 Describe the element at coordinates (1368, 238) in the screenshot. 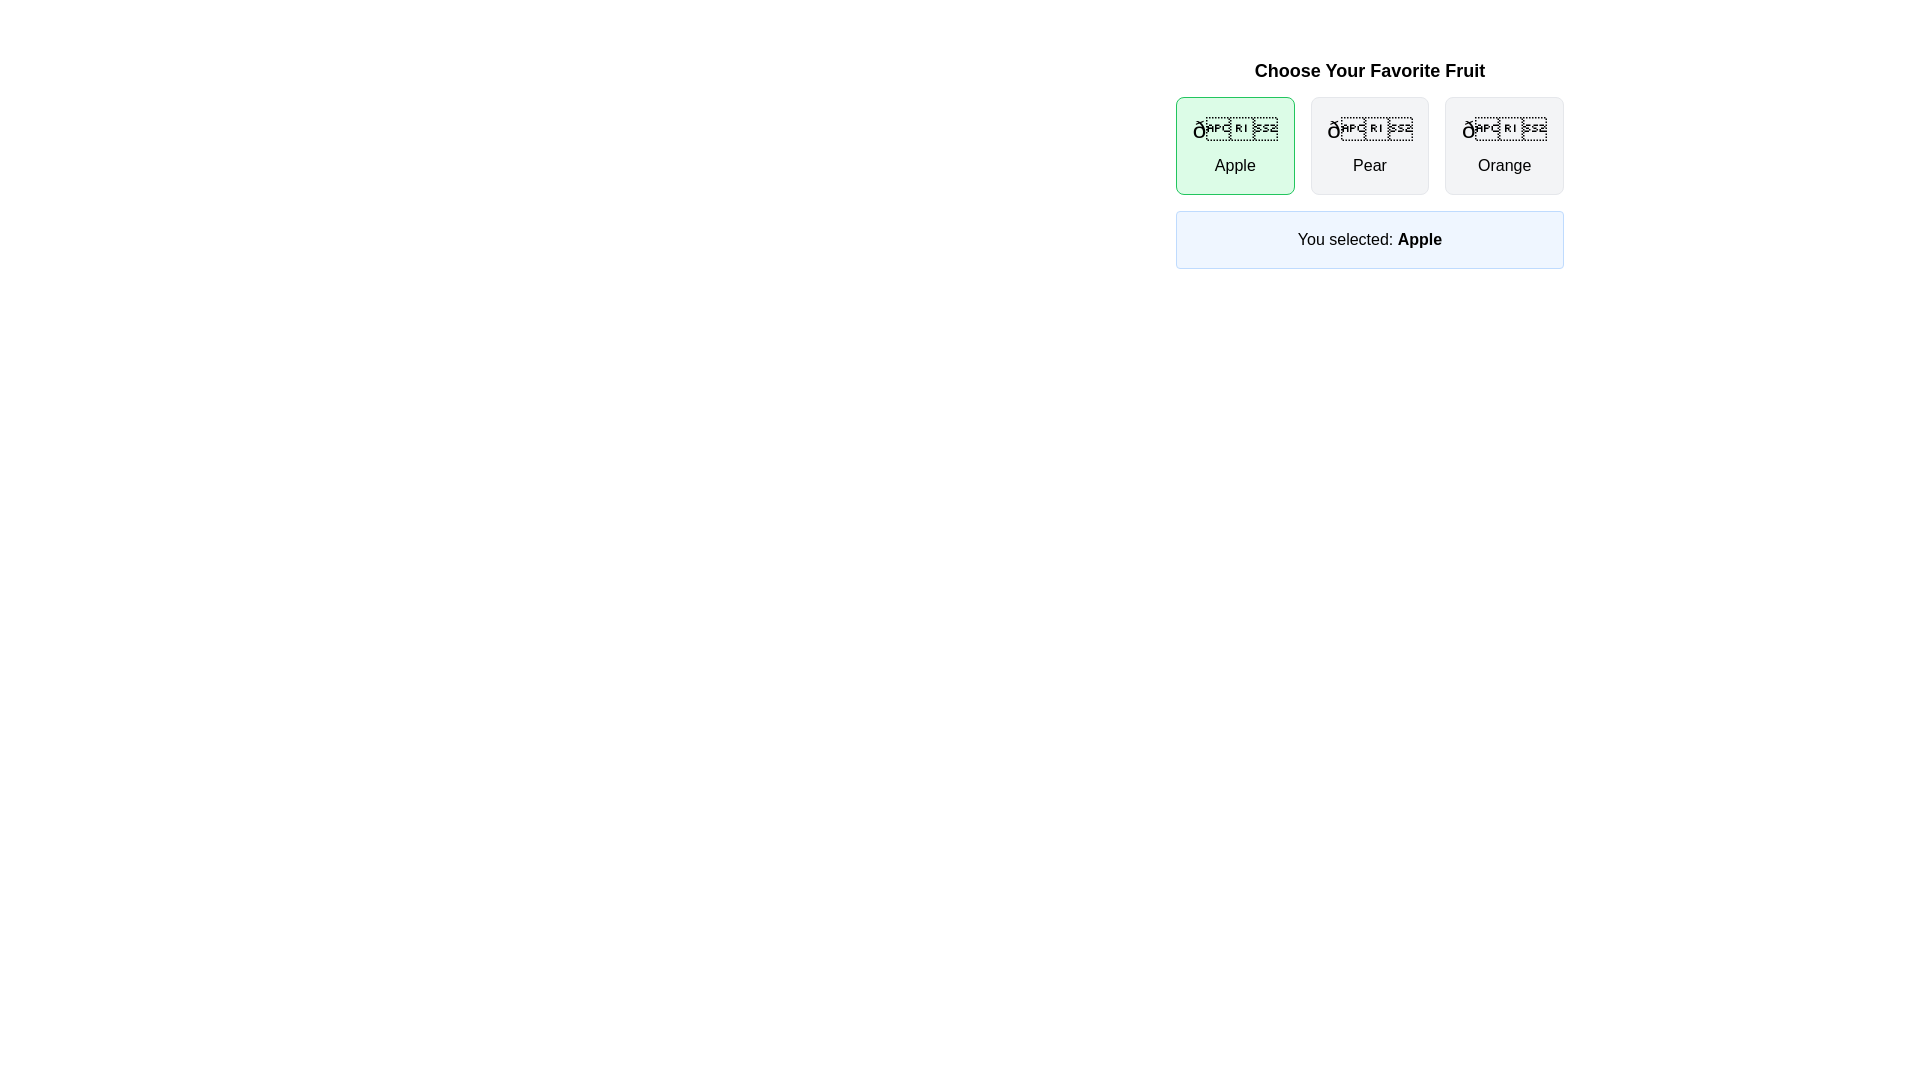

I see `the notification box with a light blue background that displays 'You selected: Apple' in bold text` at that location.